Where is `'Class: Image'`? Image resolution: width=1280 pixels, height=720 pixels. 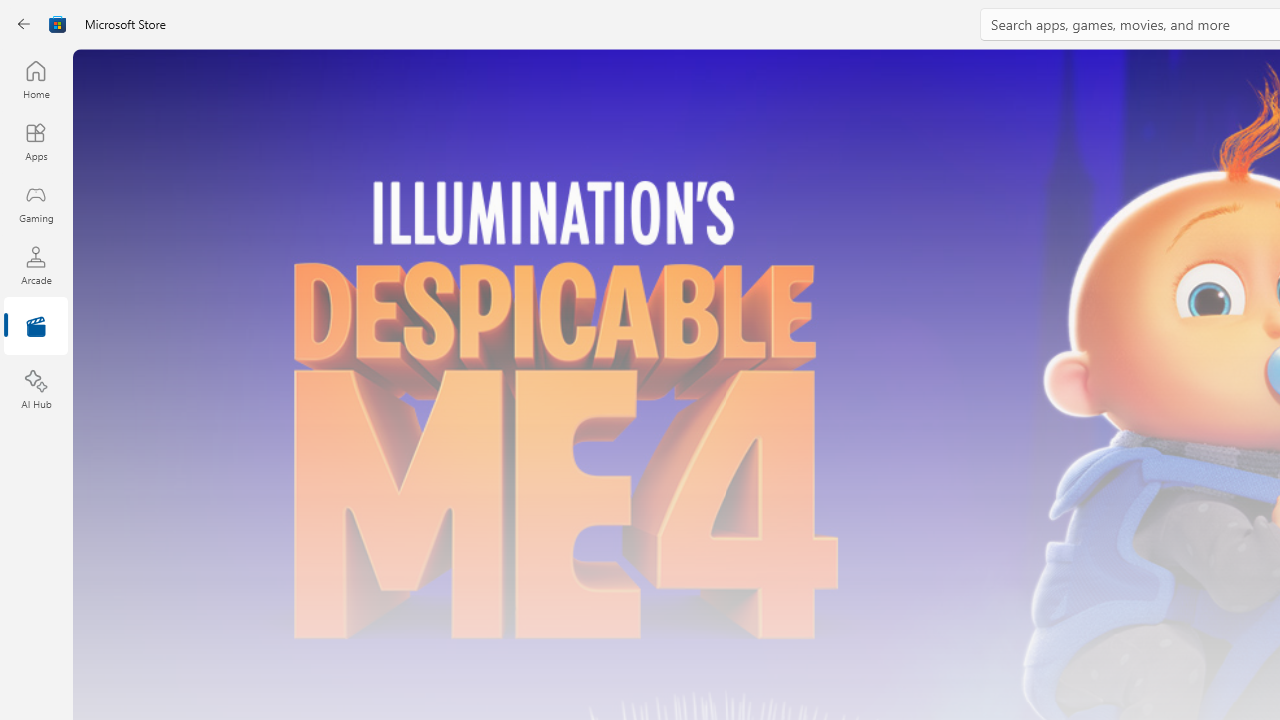 'Class: Image' is located at coordinates (58, 24).